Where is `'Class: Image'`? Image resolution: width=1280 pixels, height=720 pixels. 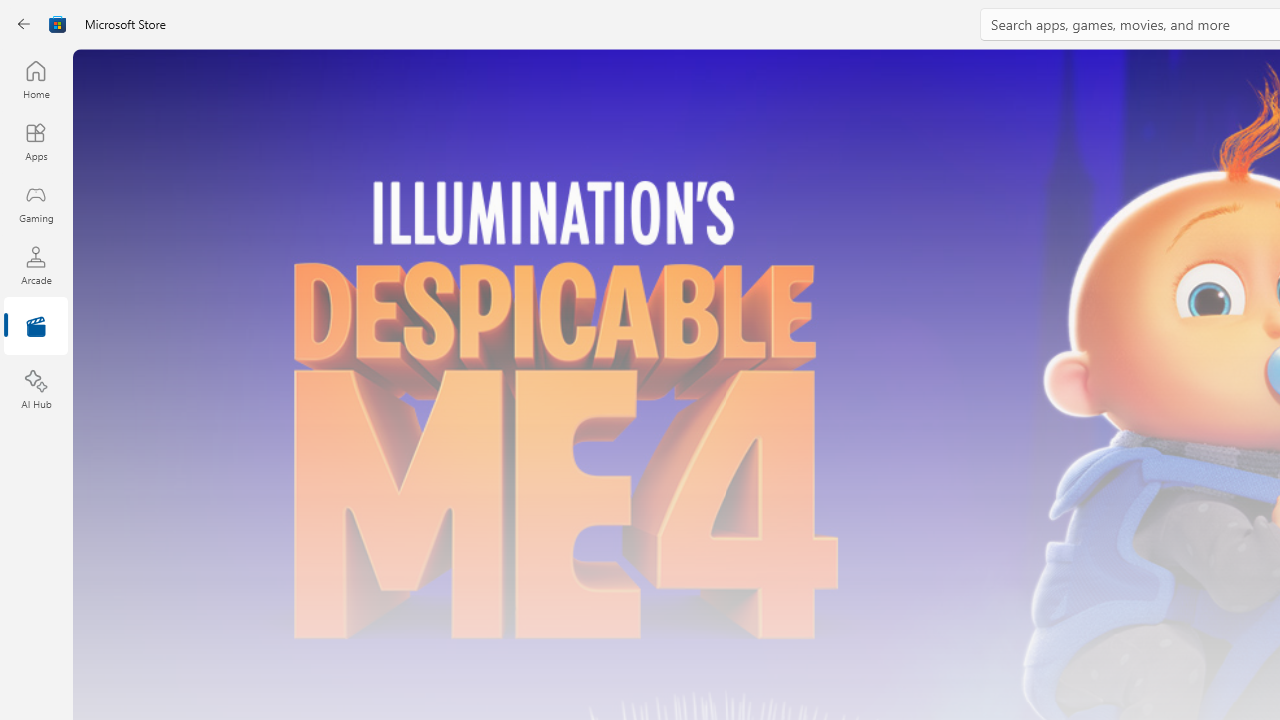 'Class: Image' is located at coordinates (58, 24).